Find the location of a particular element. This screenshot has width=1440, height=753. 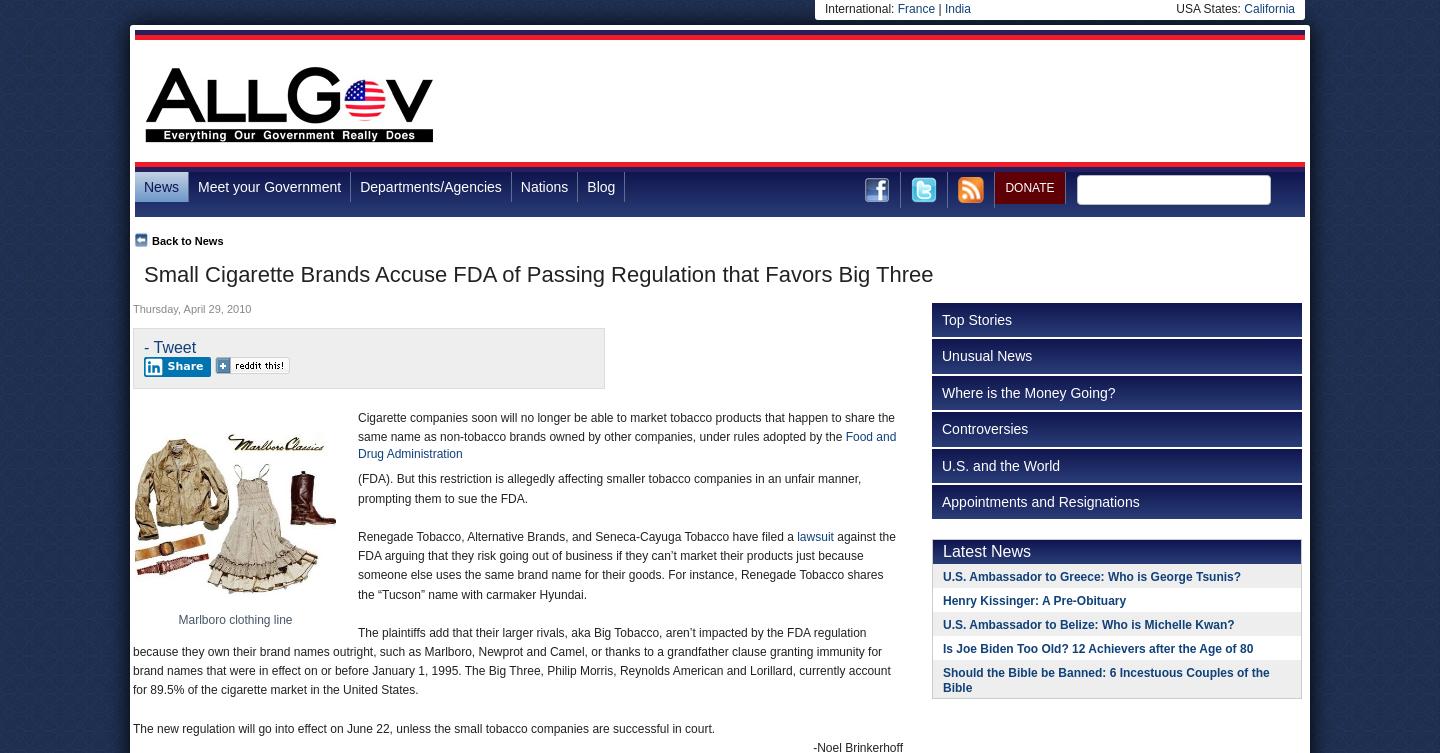

'Thursday, April 29, 2010' is located at coordinates (191, 309).